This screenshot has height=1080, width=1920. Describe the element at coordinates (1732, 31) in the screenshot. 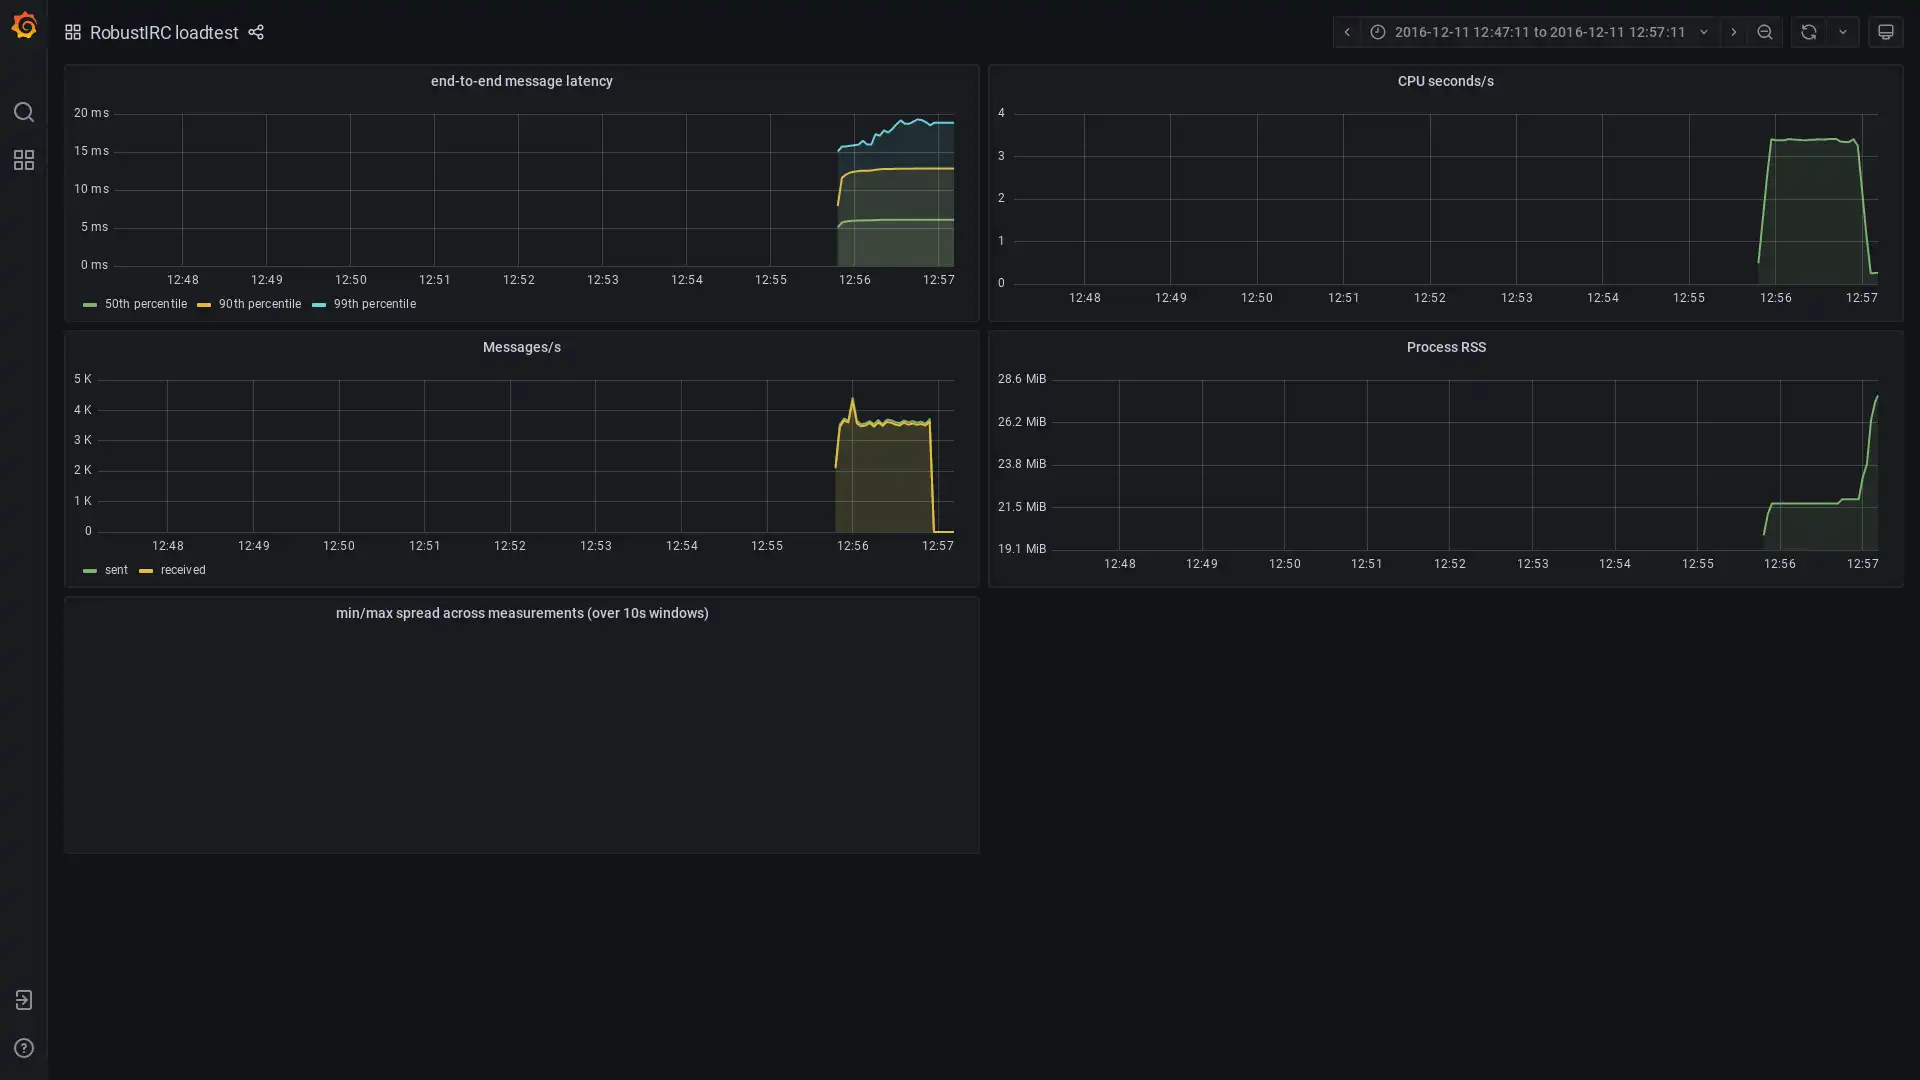

I see `Move time range forwards` at that location.